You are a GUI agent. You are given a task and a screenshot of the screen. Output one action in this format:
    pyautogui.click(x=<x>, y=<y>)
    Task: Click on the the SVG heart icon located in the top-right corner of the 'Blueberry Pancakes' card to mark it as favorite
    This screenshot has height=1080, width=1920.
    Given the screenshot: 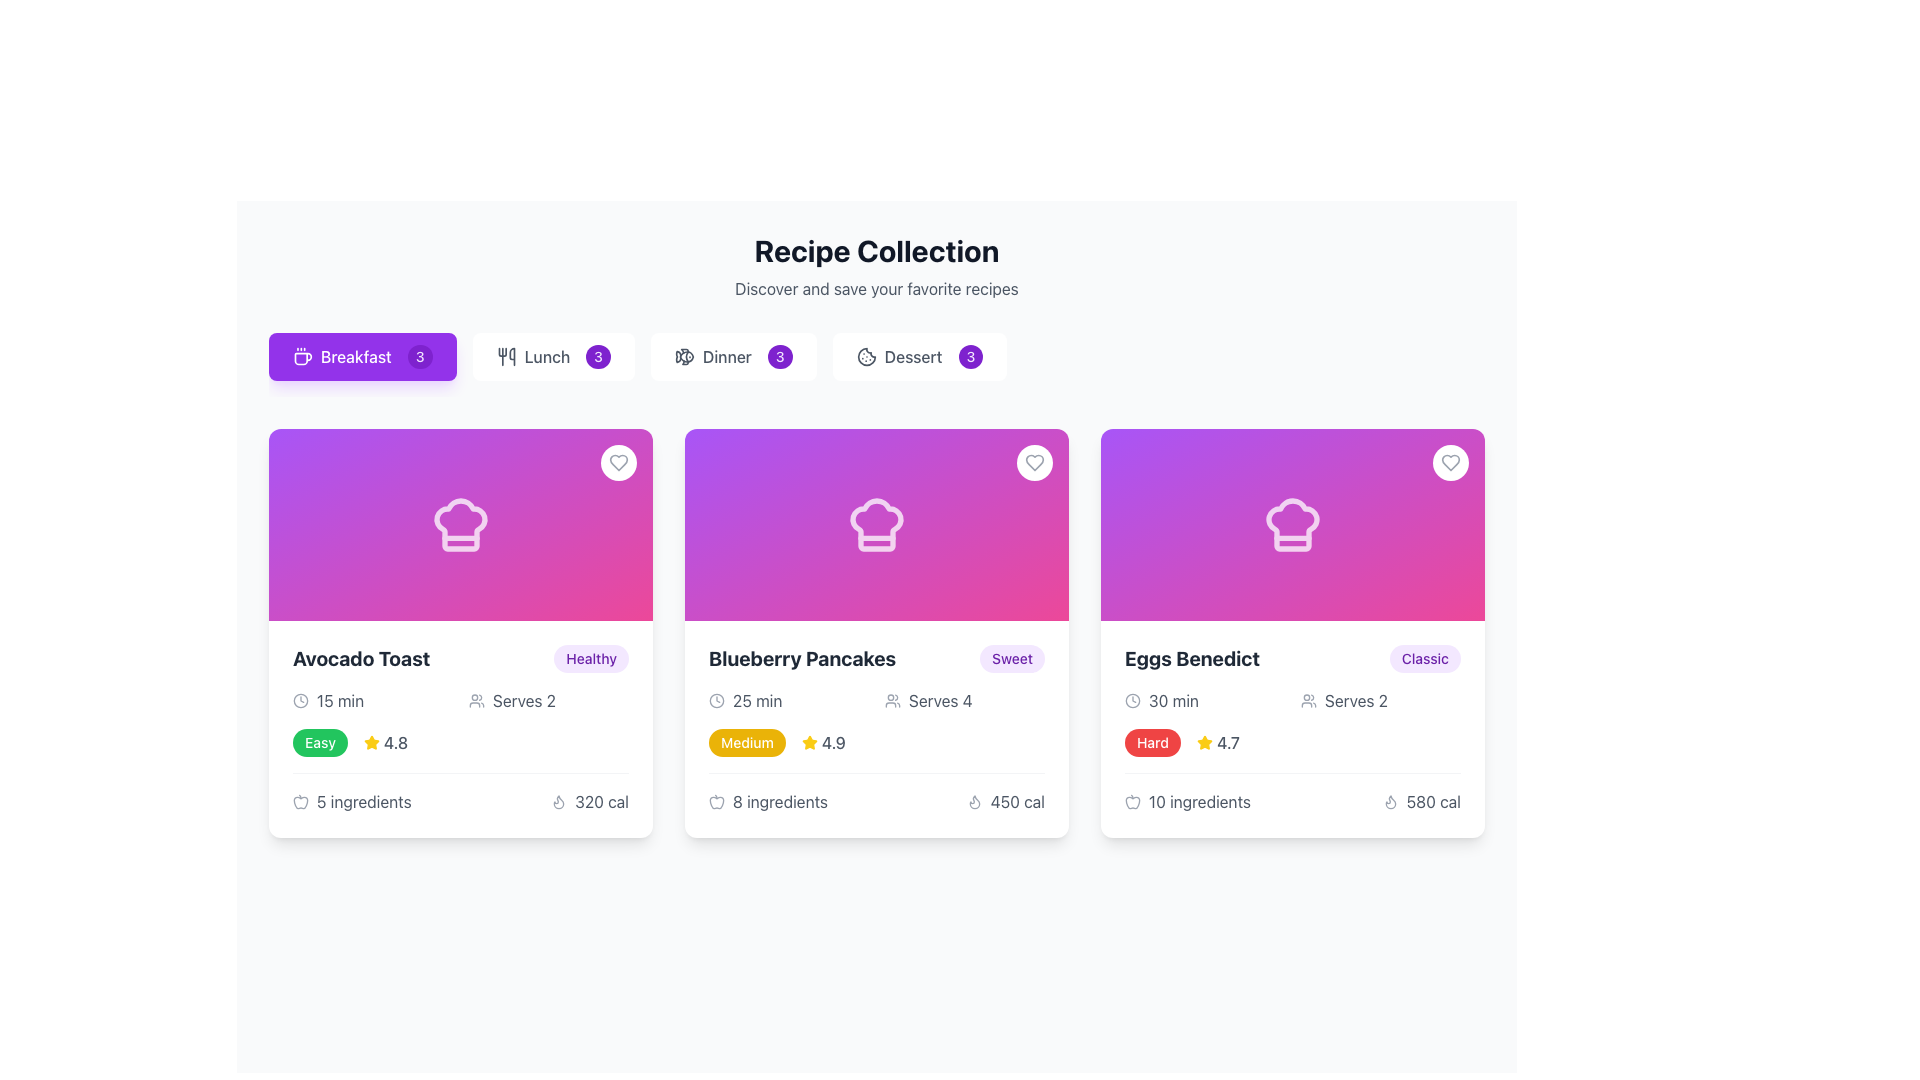 What is the action you would take?
    pyautogui.click(x=1035, y=462)
    